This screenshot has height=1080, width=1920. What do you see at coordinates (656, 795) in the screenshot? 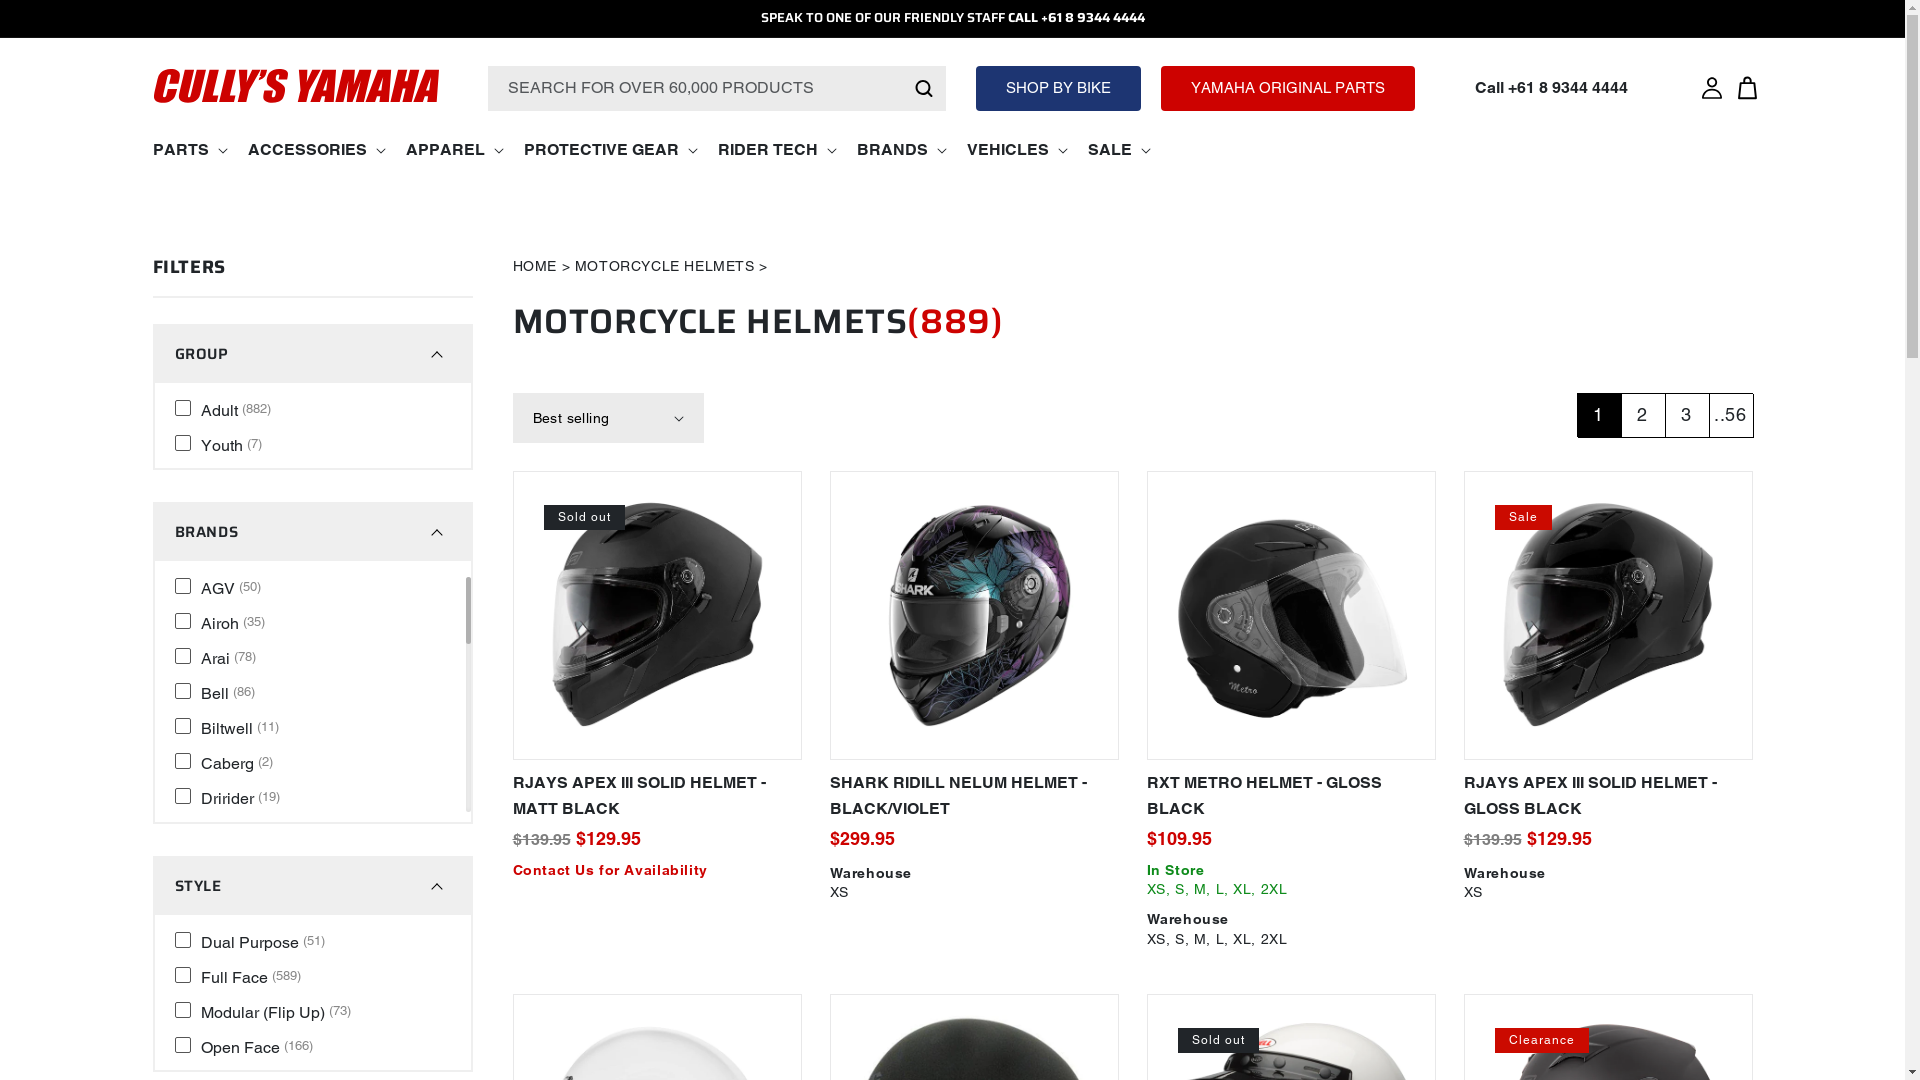
I see `'RJAYS APEX III SOLID HELMET - MATT BLACK'` at bounding box center [656, 795].